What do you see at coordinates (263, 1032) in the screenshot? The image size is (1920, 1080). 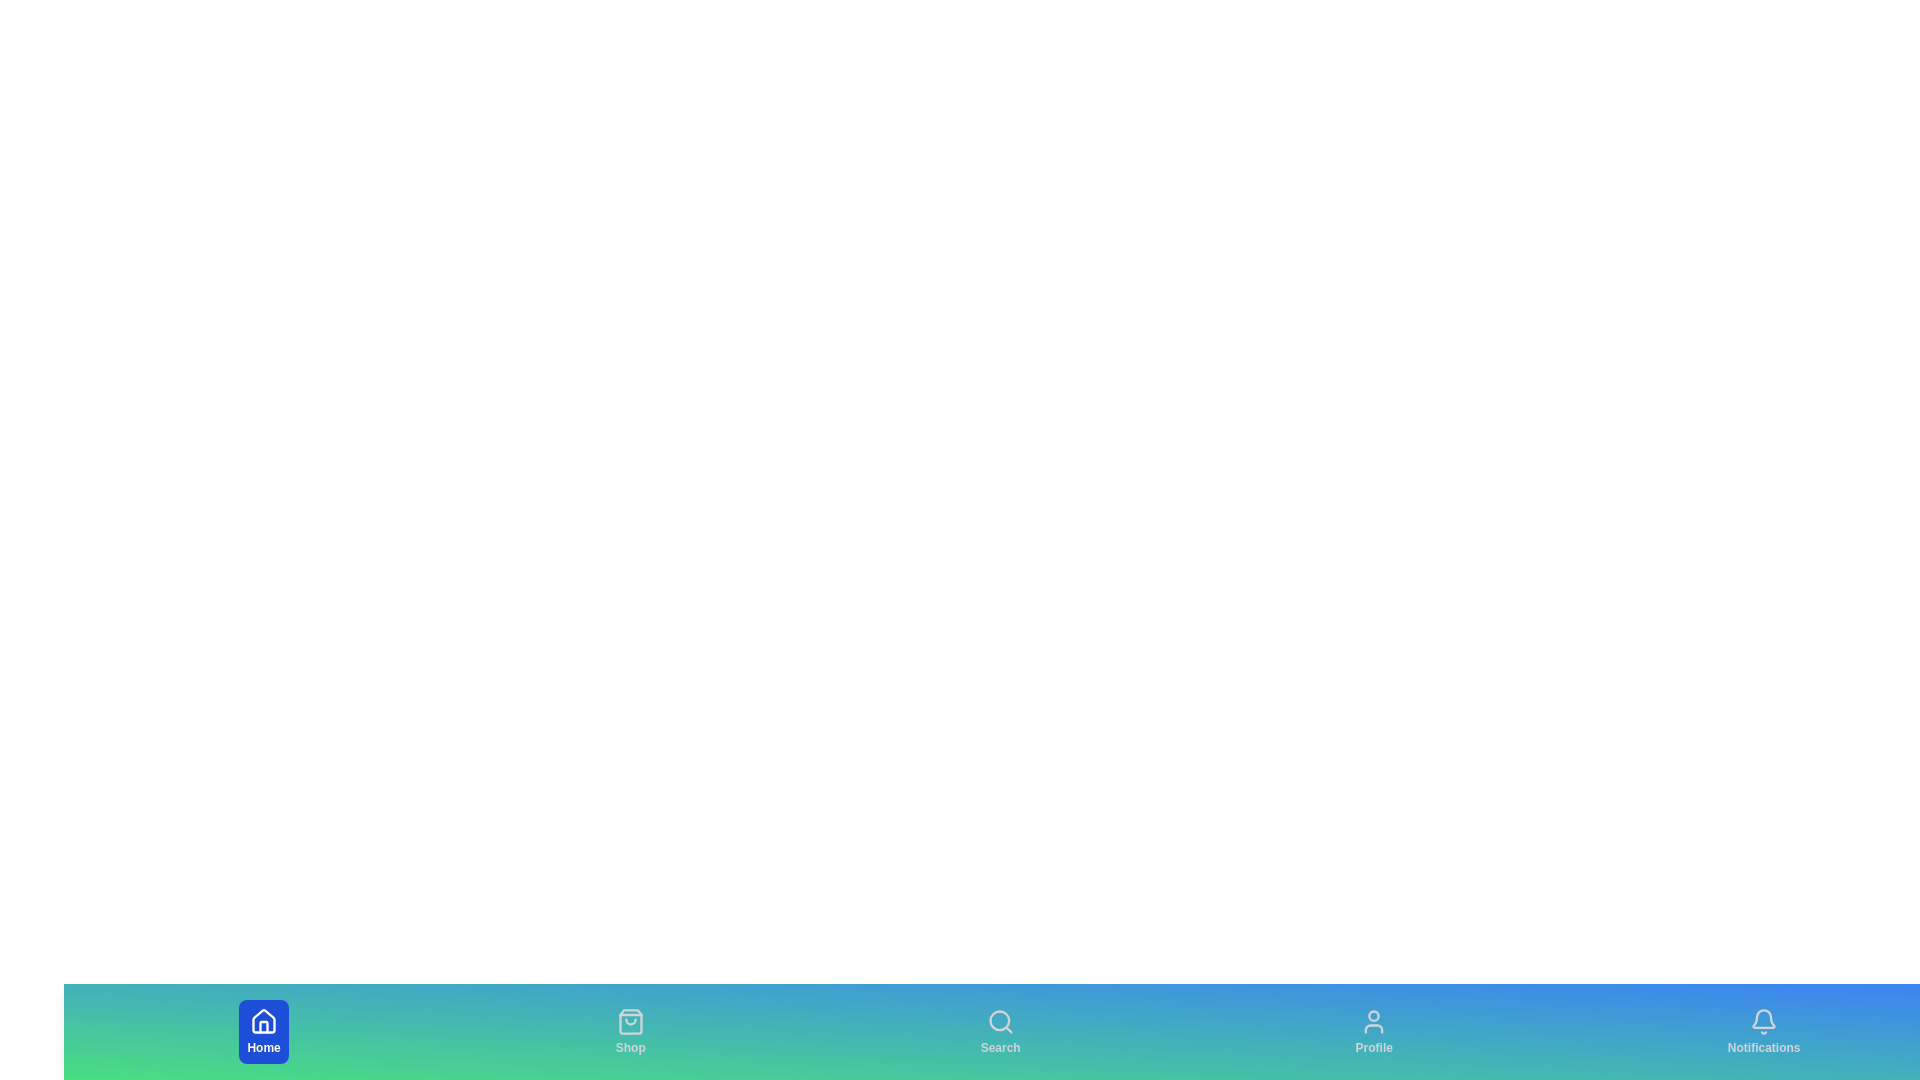 I see `the Home tab to view its hover effects` at bounding box center [263, 1032].